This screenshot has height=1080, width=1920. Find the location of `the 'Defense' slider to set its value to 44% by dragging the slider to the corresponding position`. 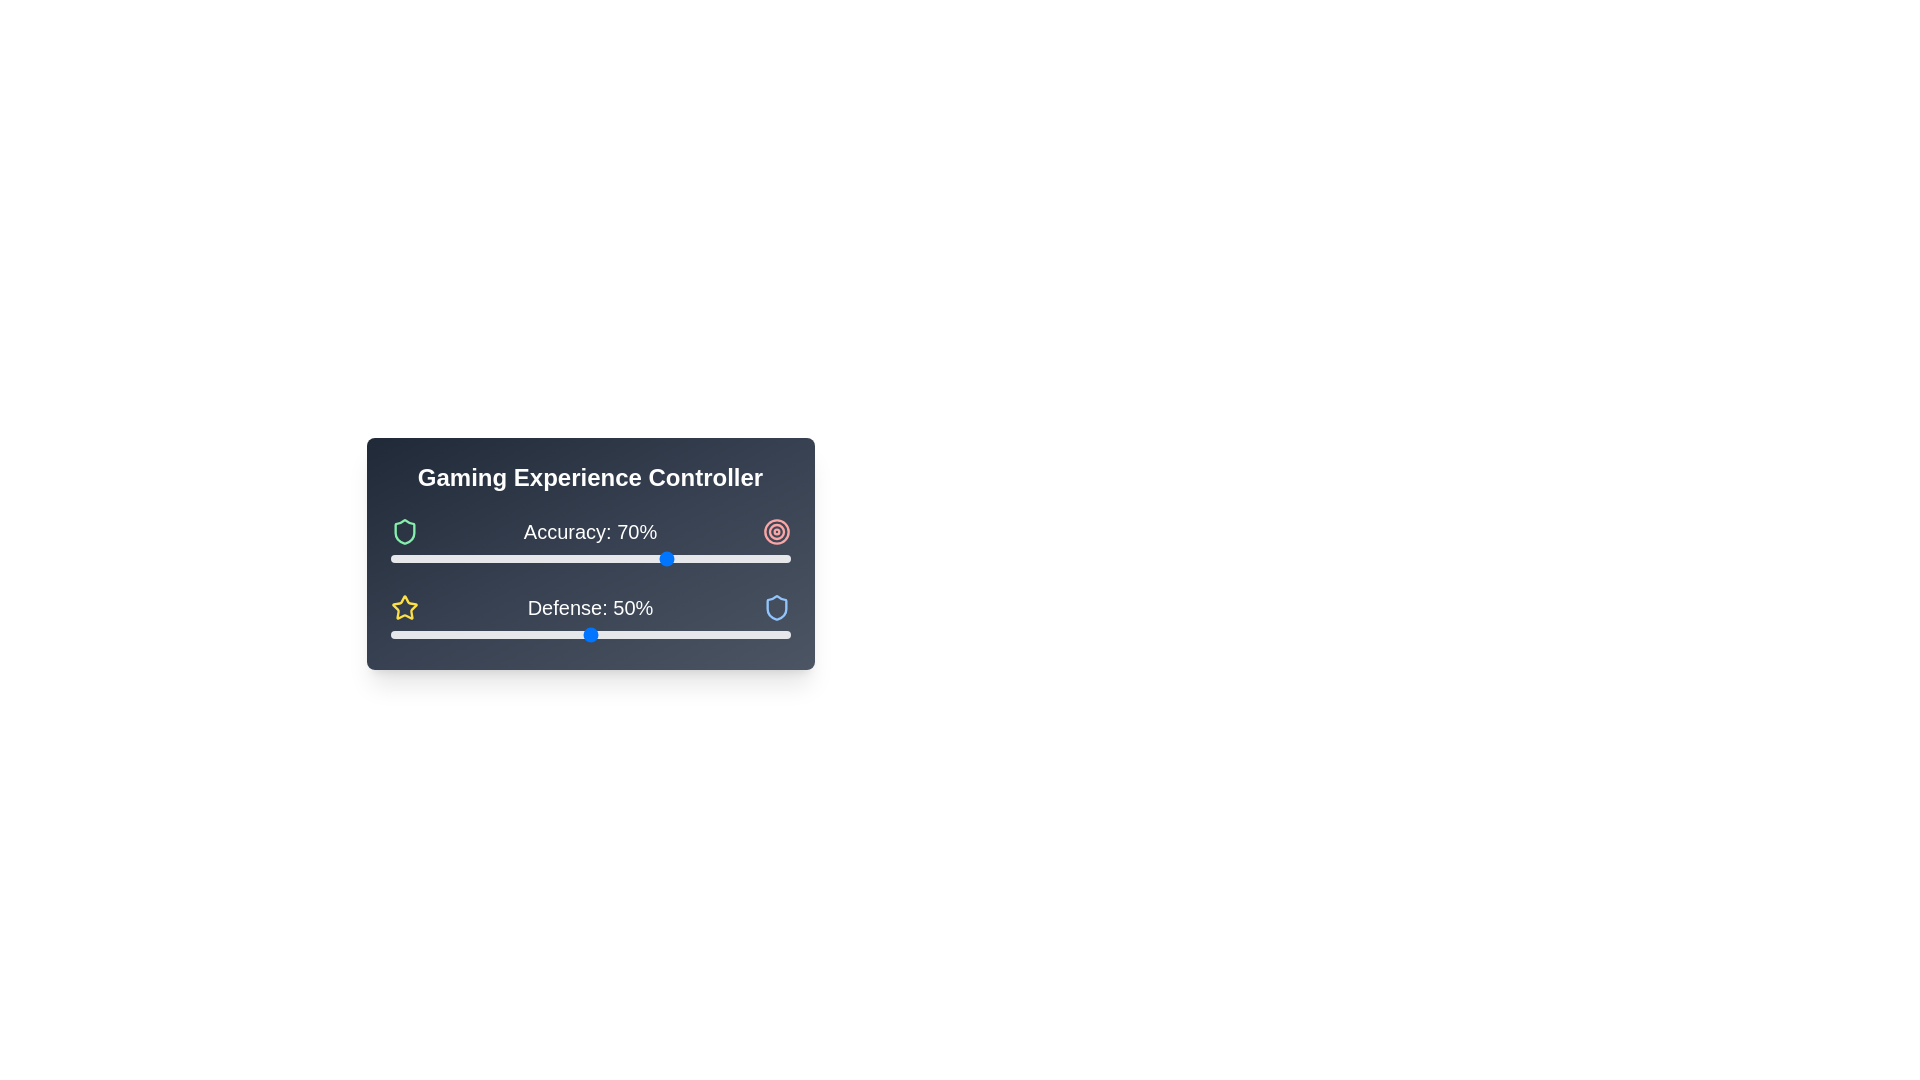

the 'Defense' slider to set its value to 44% by dragging the slider to the corresponding position is located at coordinates (565, 635).